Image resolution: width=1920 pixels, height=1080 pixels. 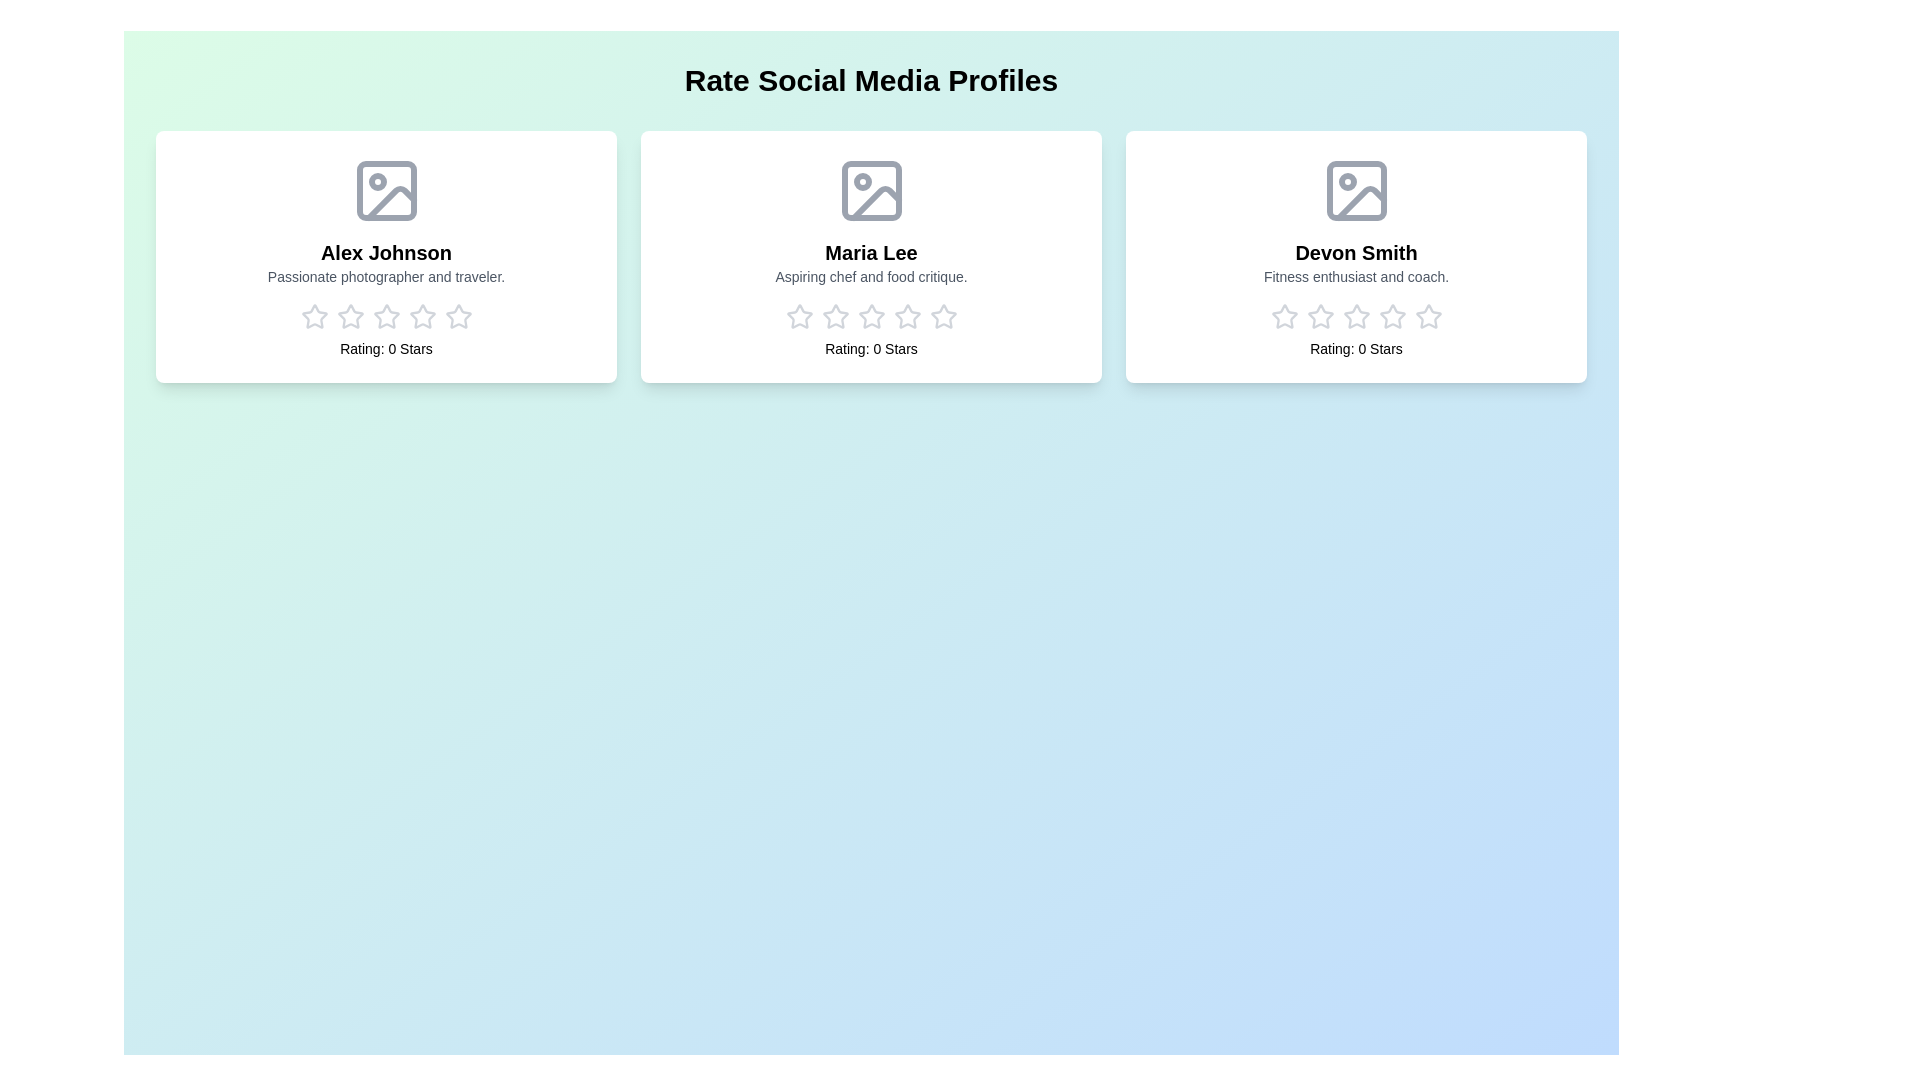 I want to click on the profile card of Alex Johnson to observe the animation effect, so click(x=386, y=256).